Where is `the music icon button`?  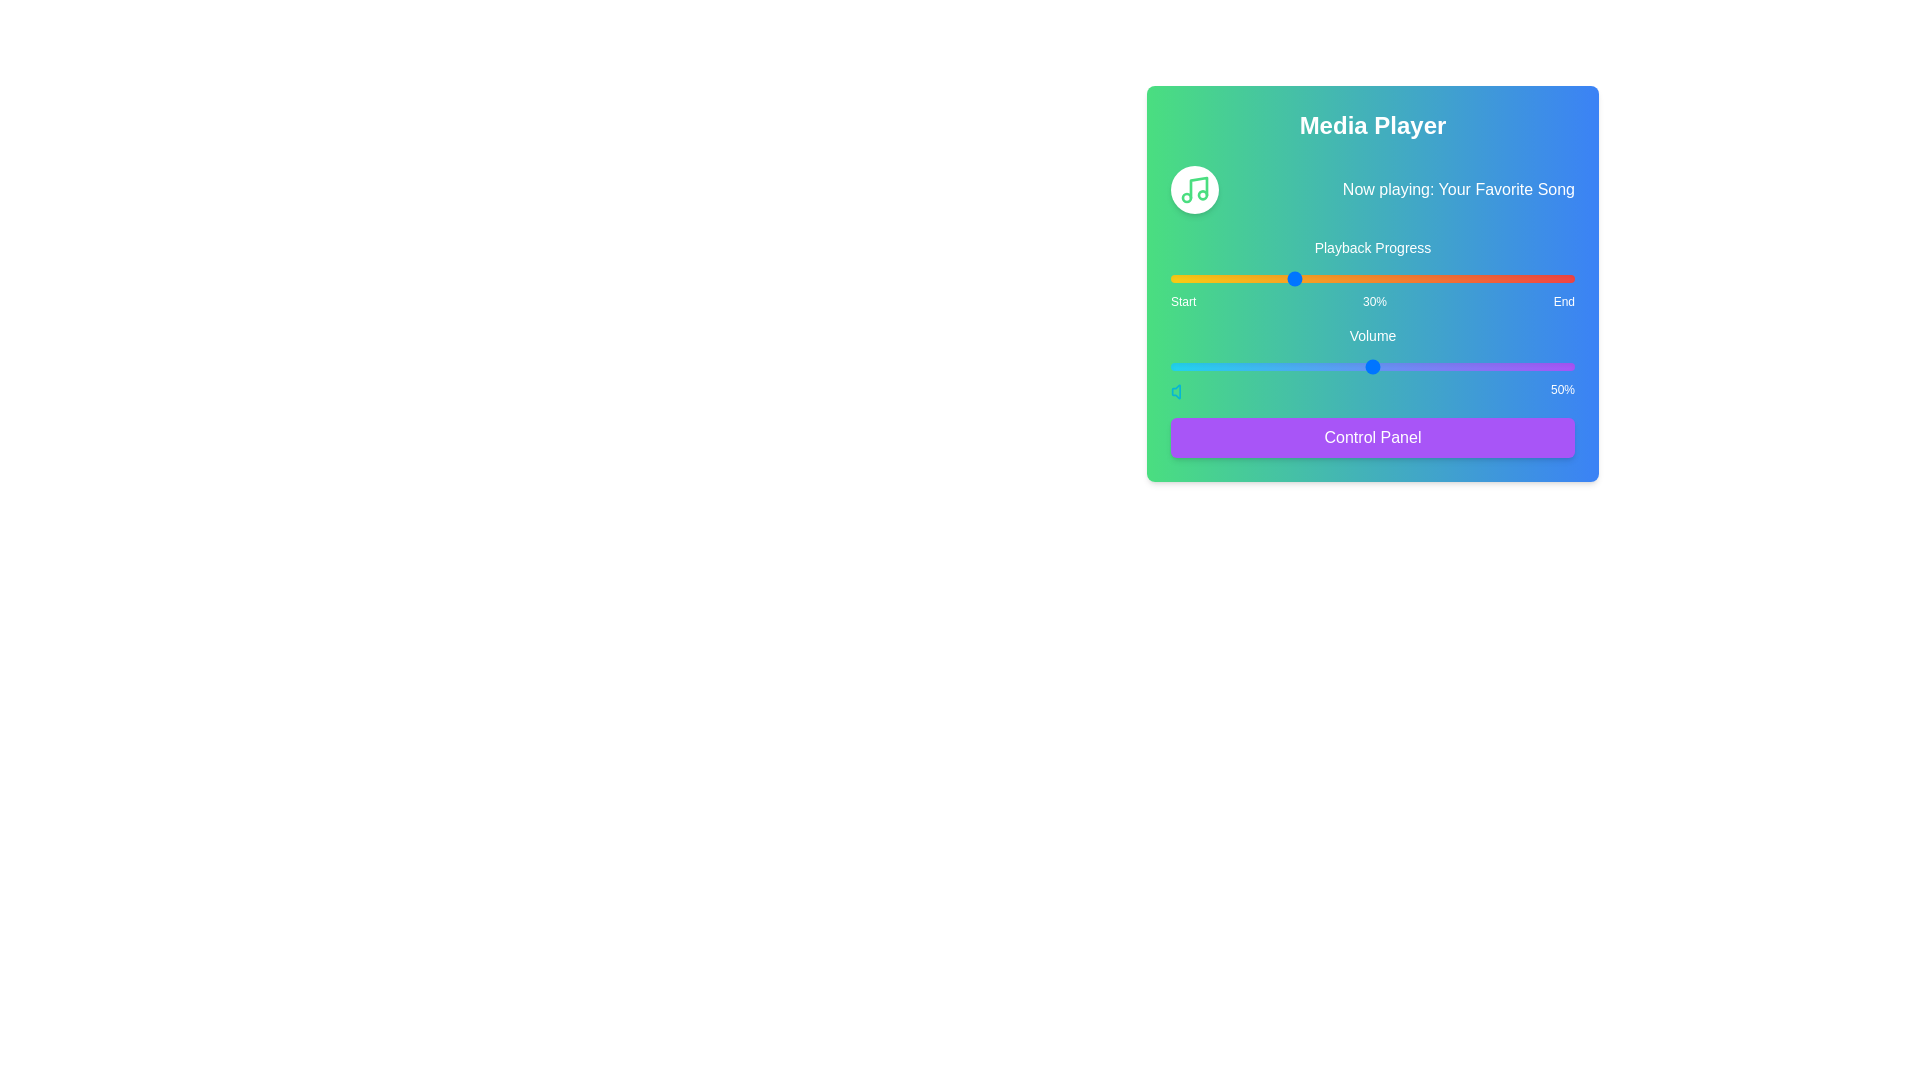
the music icon button is located at coordinates (1195, 189).